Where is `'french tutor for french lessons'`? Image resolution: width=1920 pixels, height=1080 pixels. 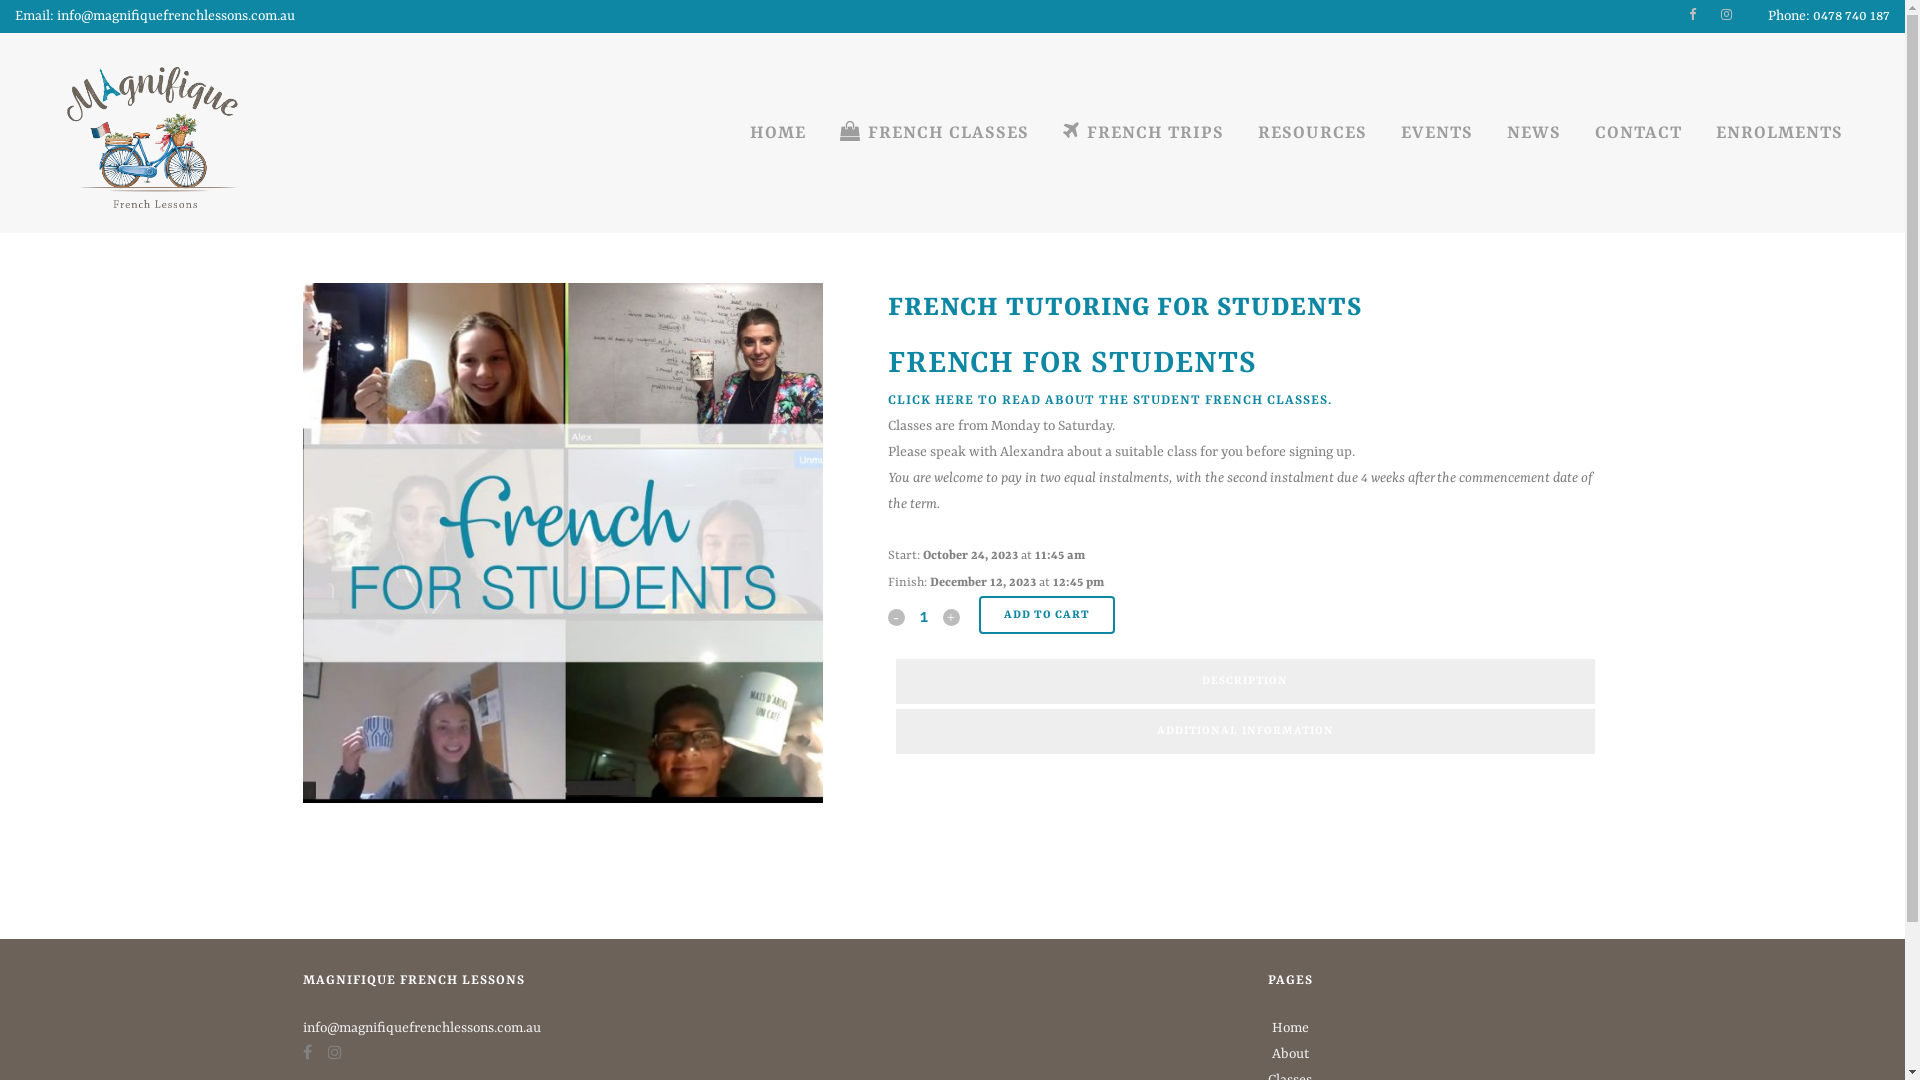
'french tutor for french lessons' is located at coordinates (560, 543).